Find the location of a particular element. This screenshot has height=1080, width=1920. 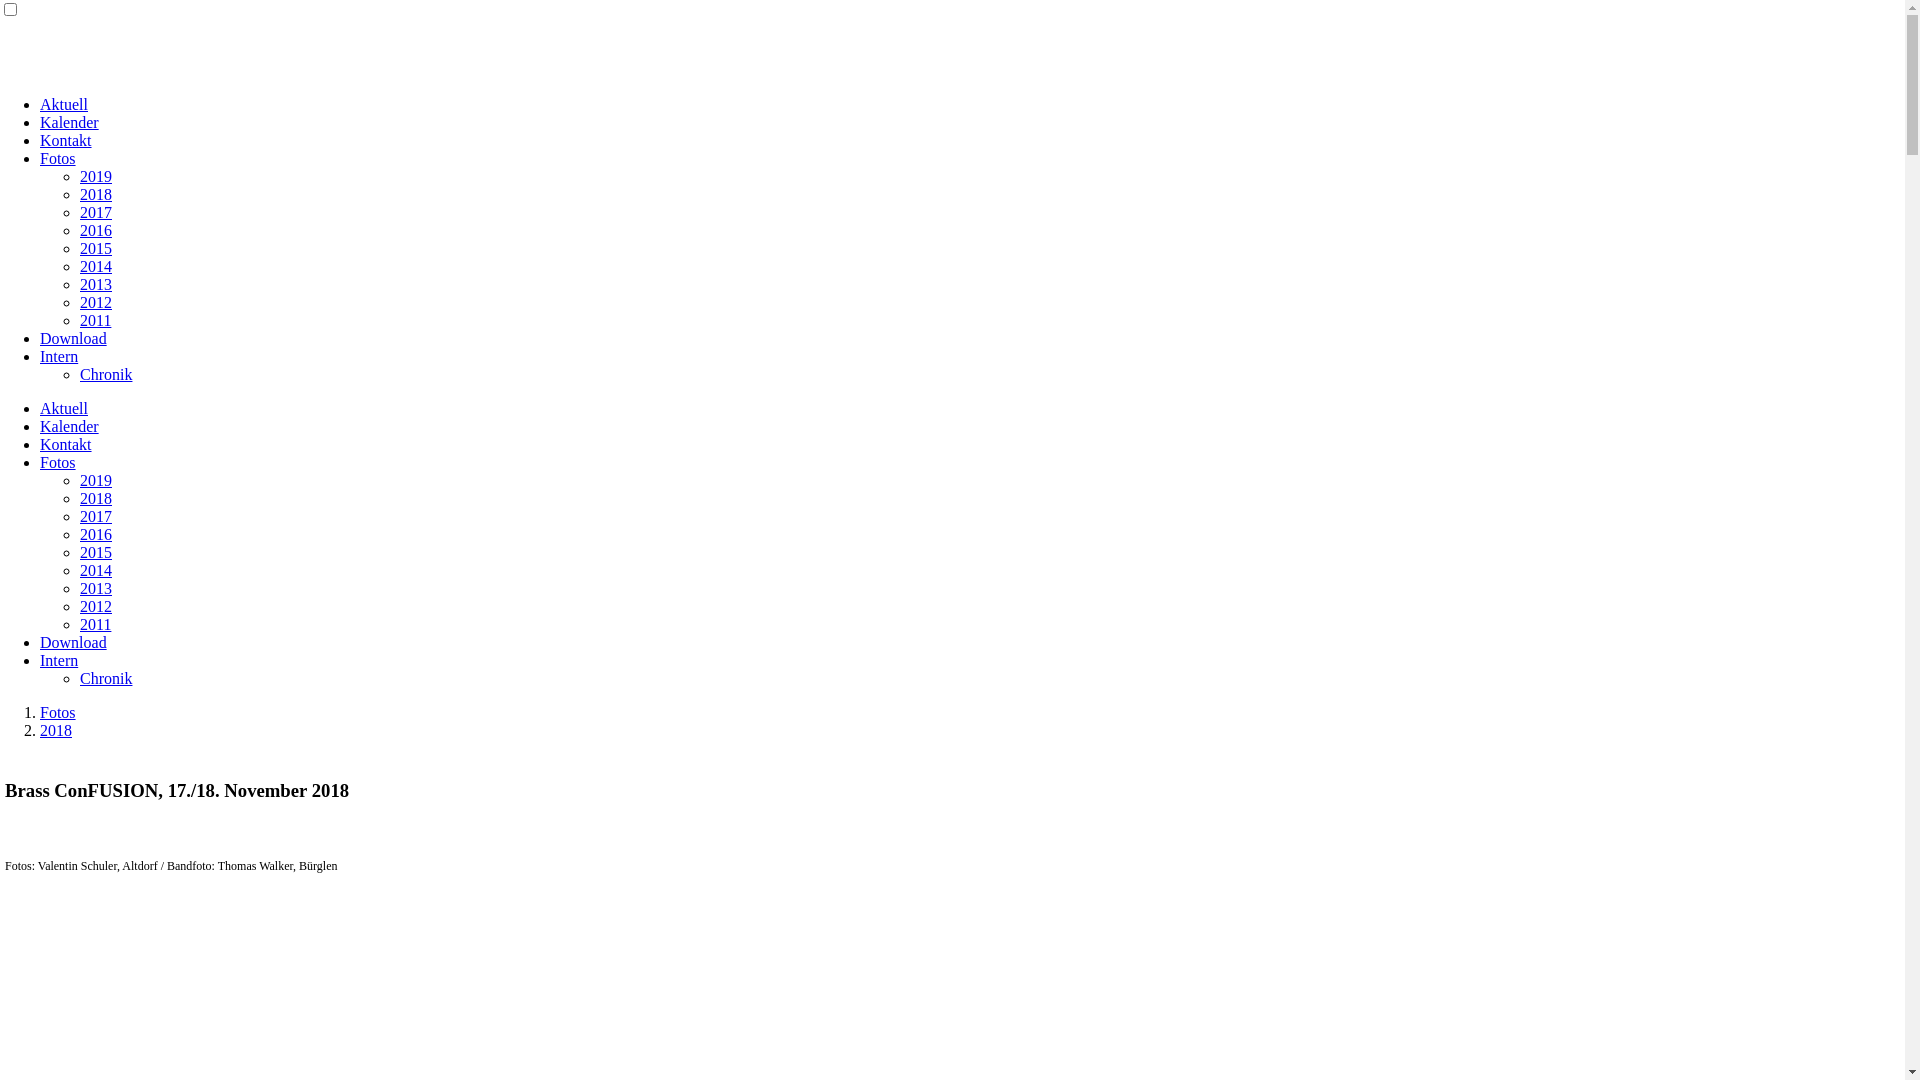

'Fotos' is located at coordinates (39, 462).